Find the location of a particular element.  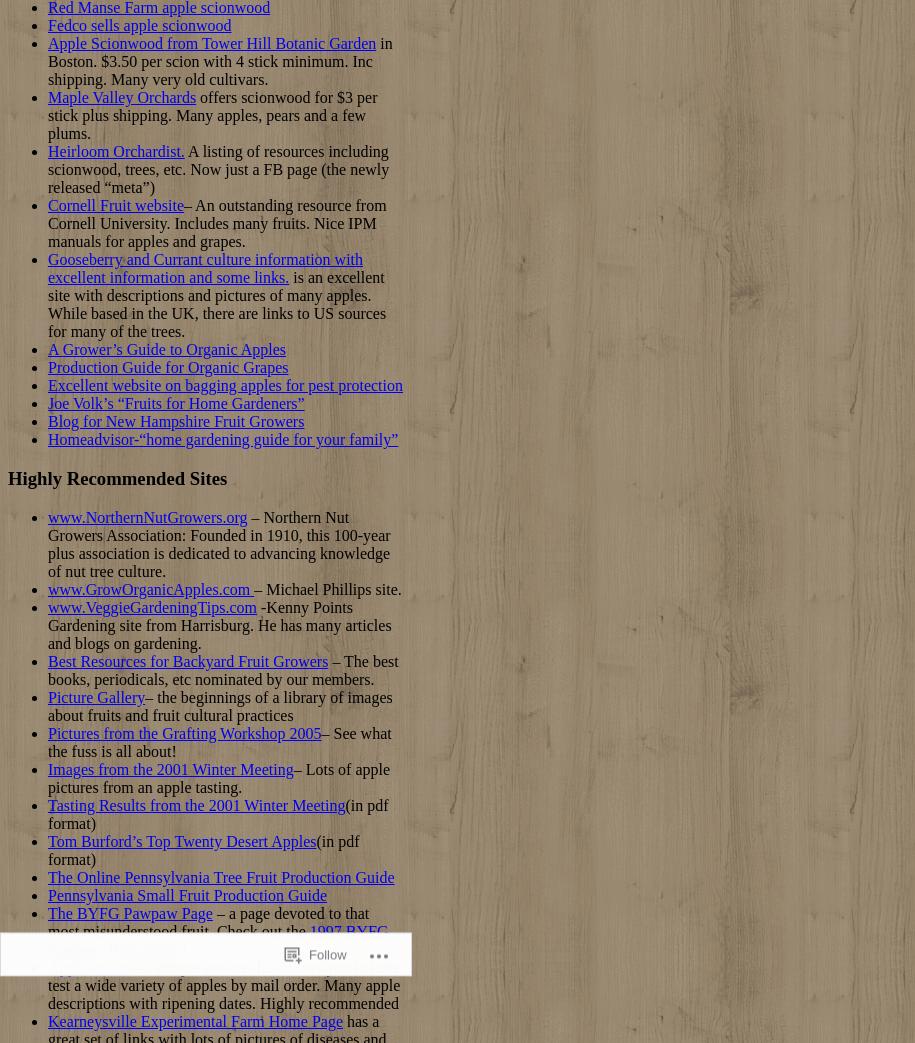

'-Kenny Points Gardening site from Harrisburg. He has many articles and blogs on gardening.' is located at coordinates (219, 623).